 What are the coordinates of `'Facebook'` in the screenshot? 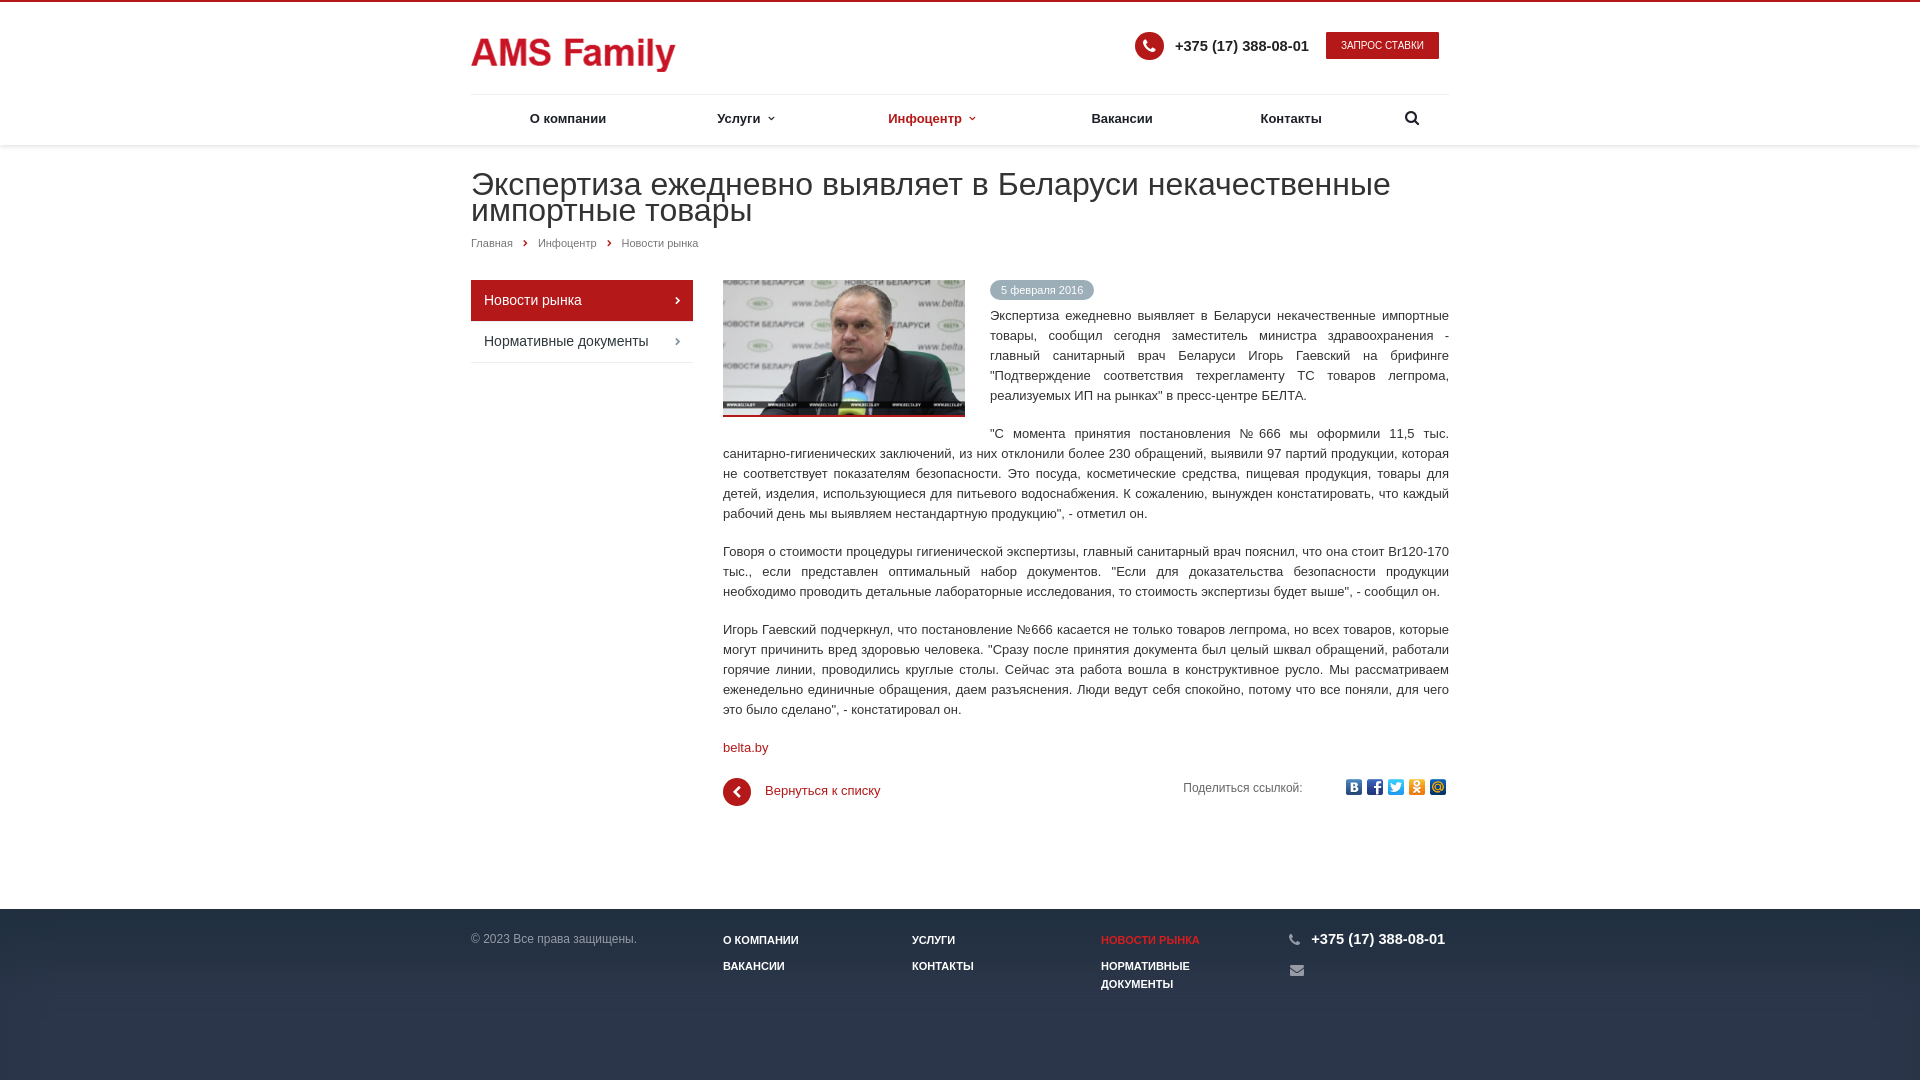 It's located at (1373, 785).